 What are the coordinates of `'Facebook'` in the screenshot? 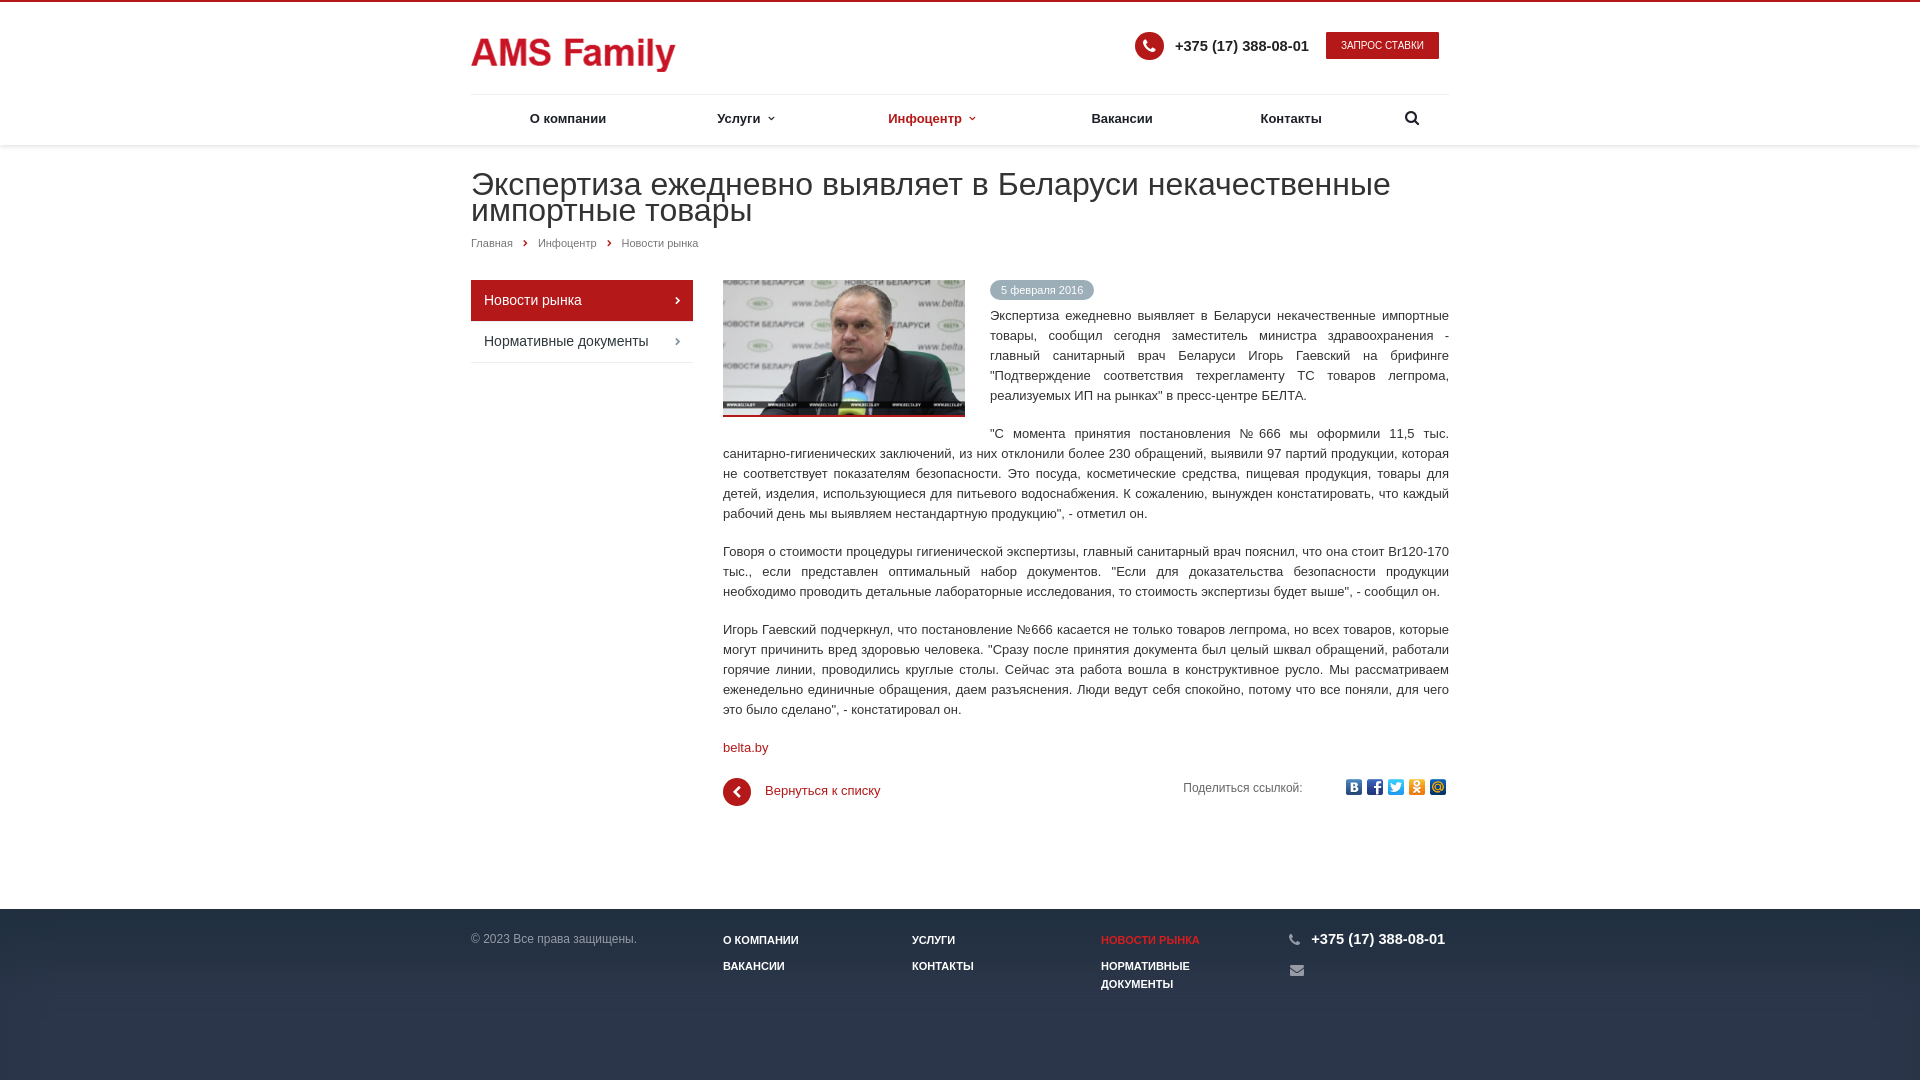 It's located at (1373, 785).